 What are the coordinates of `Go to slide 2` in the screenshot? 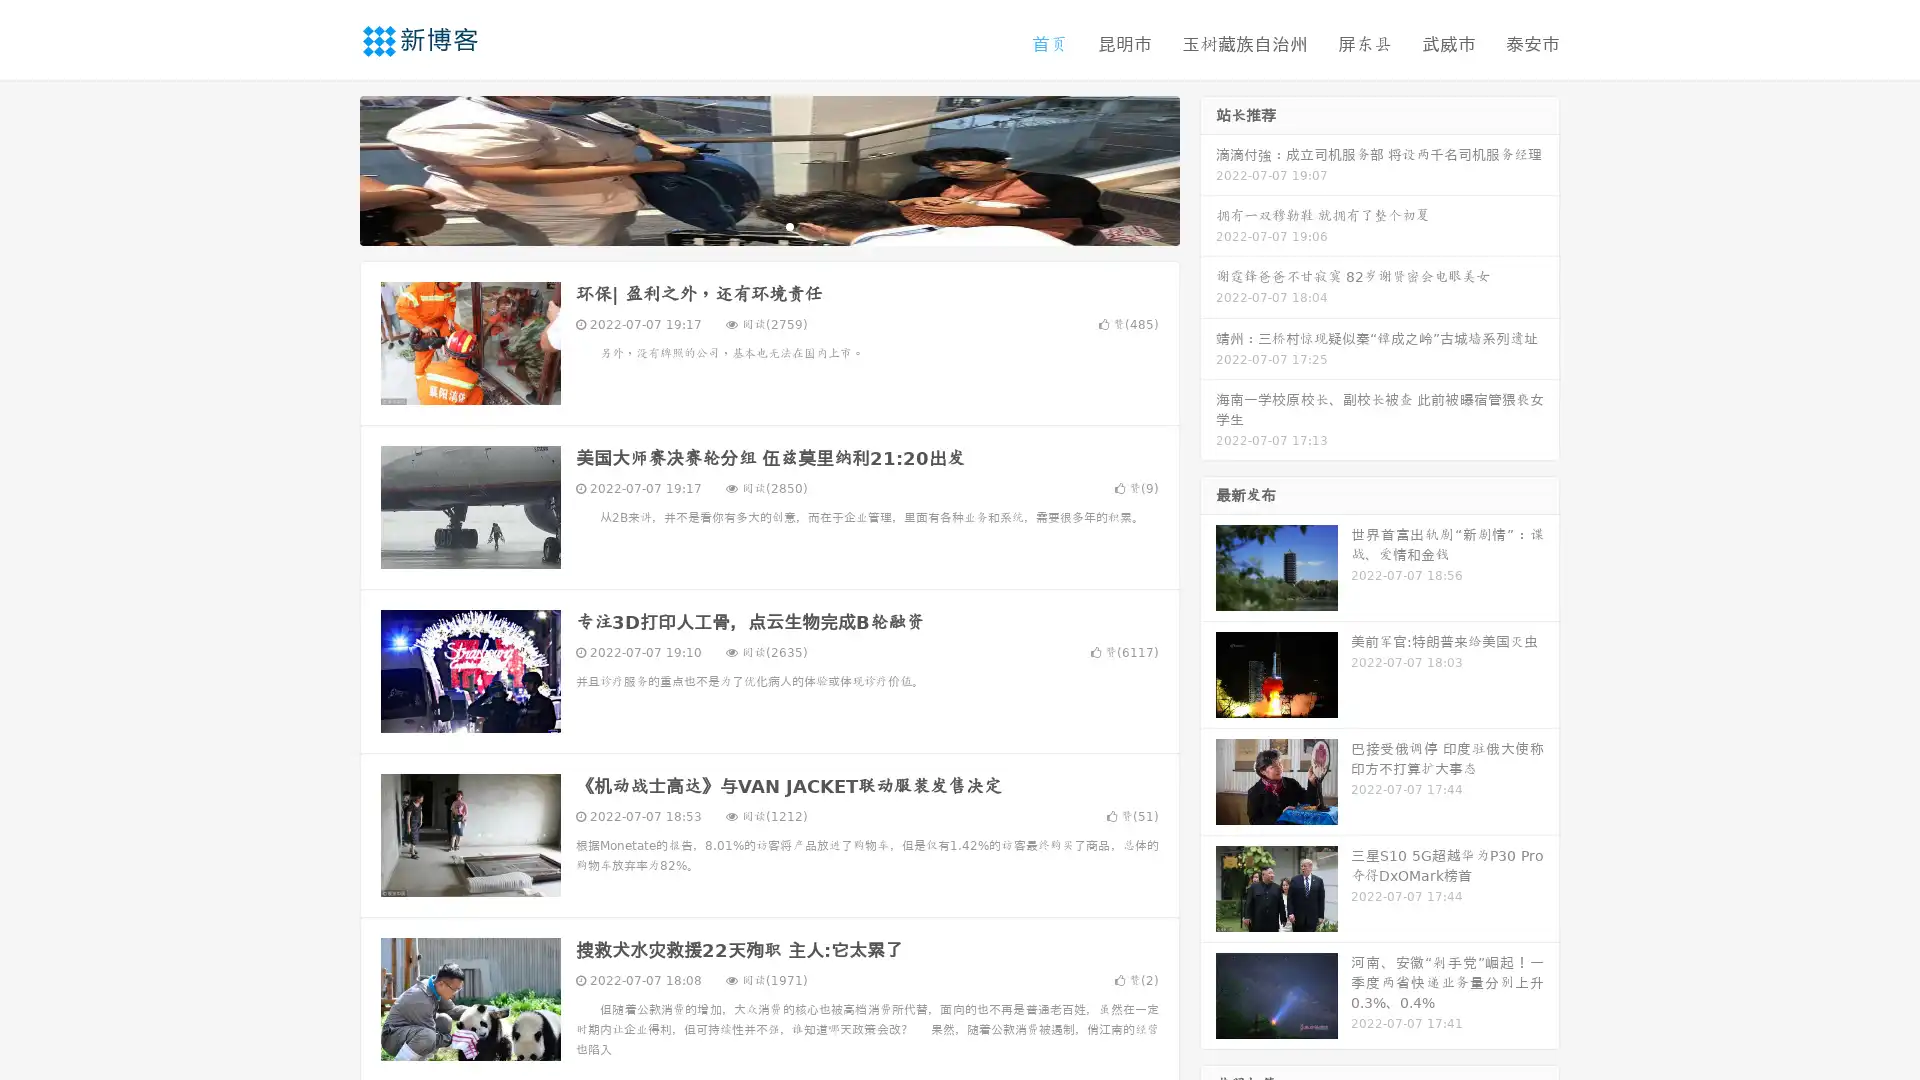 It's located at (768, 225).